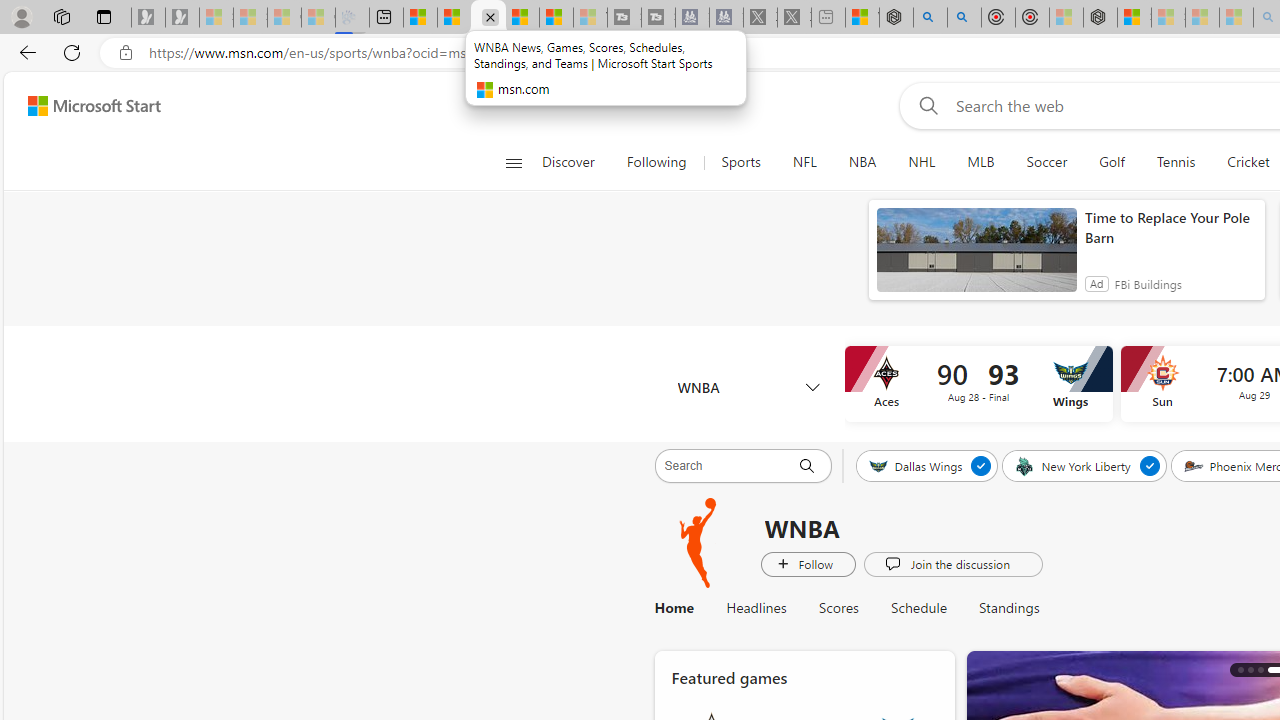  Describe the element at coordinates (1000, 607) in the screenshot. I see `'Standings'` at that location.